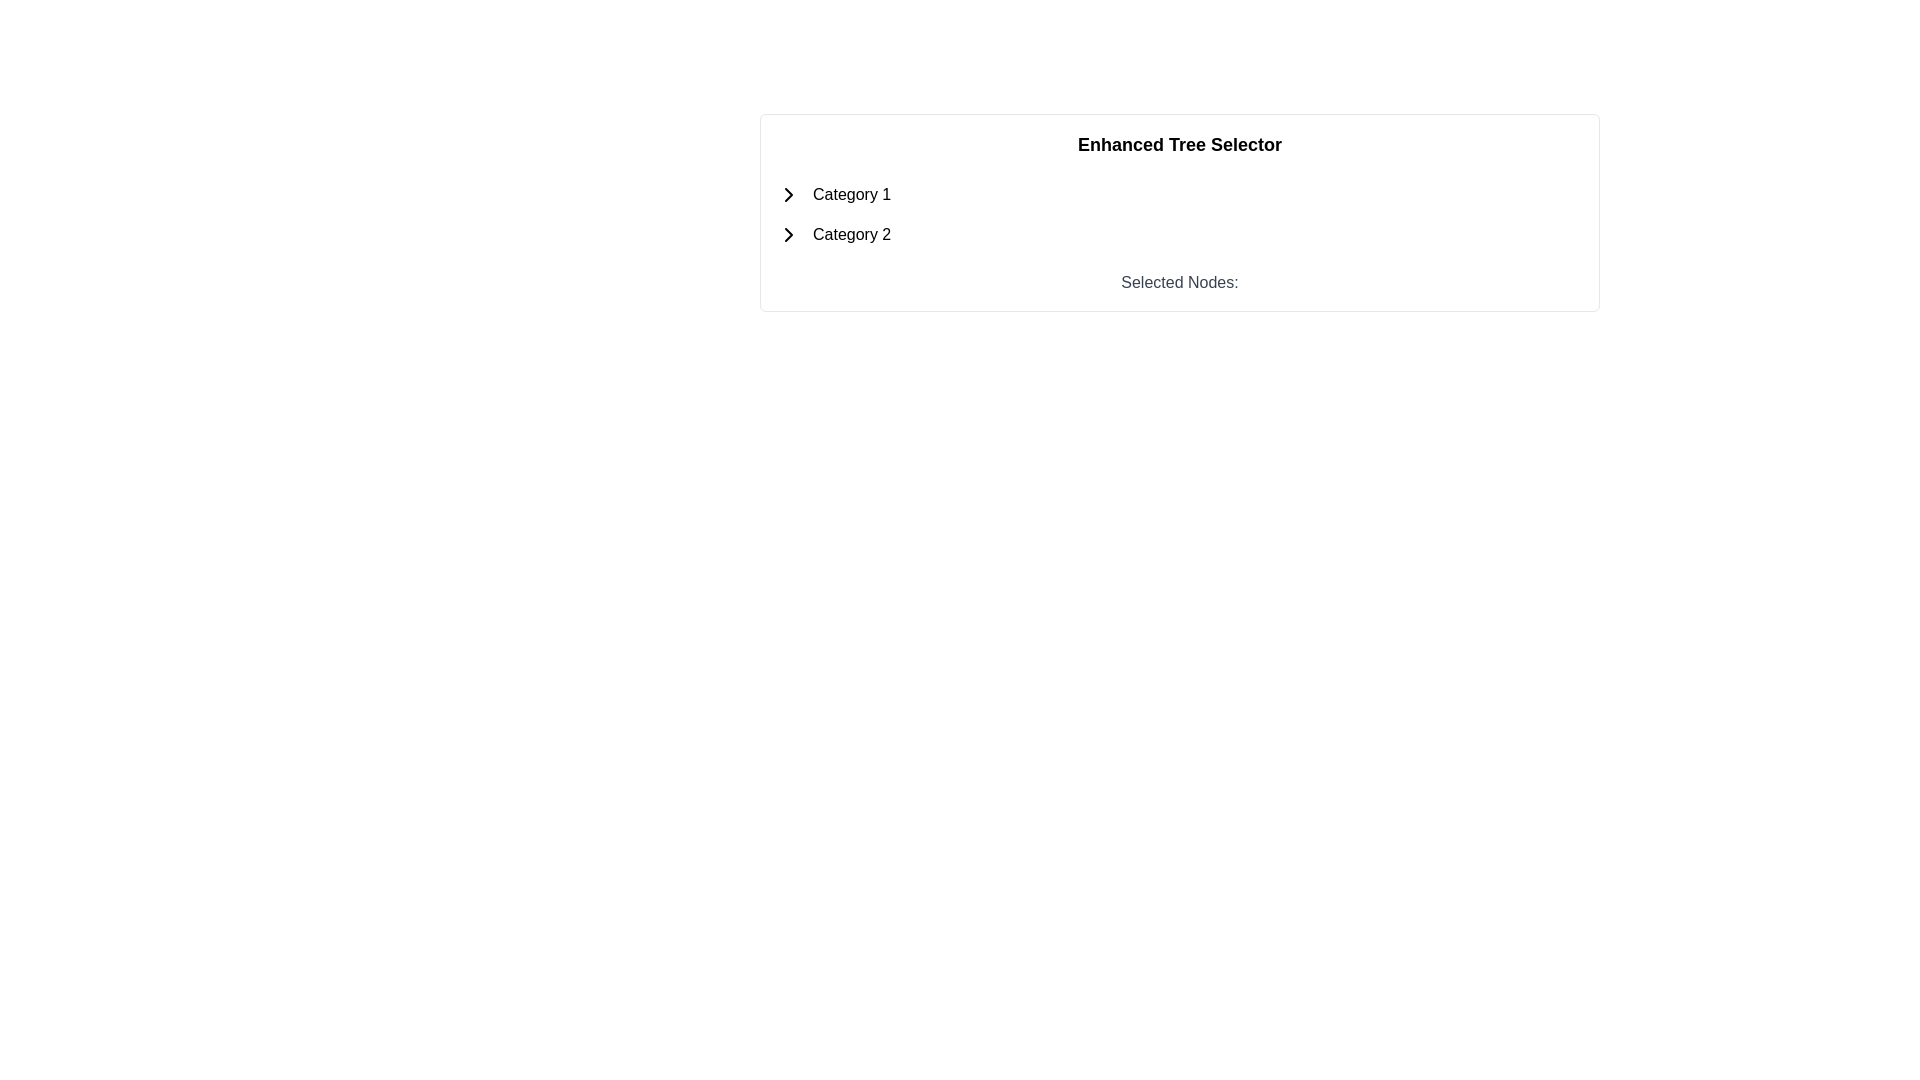  What do you see at coordinates (852, 234) in the screenshot?
I see `the Text label that serves as a title for a category in a collapsible tree structure, located under 'Category 1' and aligned as the second item in a vertical list of categories` at bounding box center [852, 234].